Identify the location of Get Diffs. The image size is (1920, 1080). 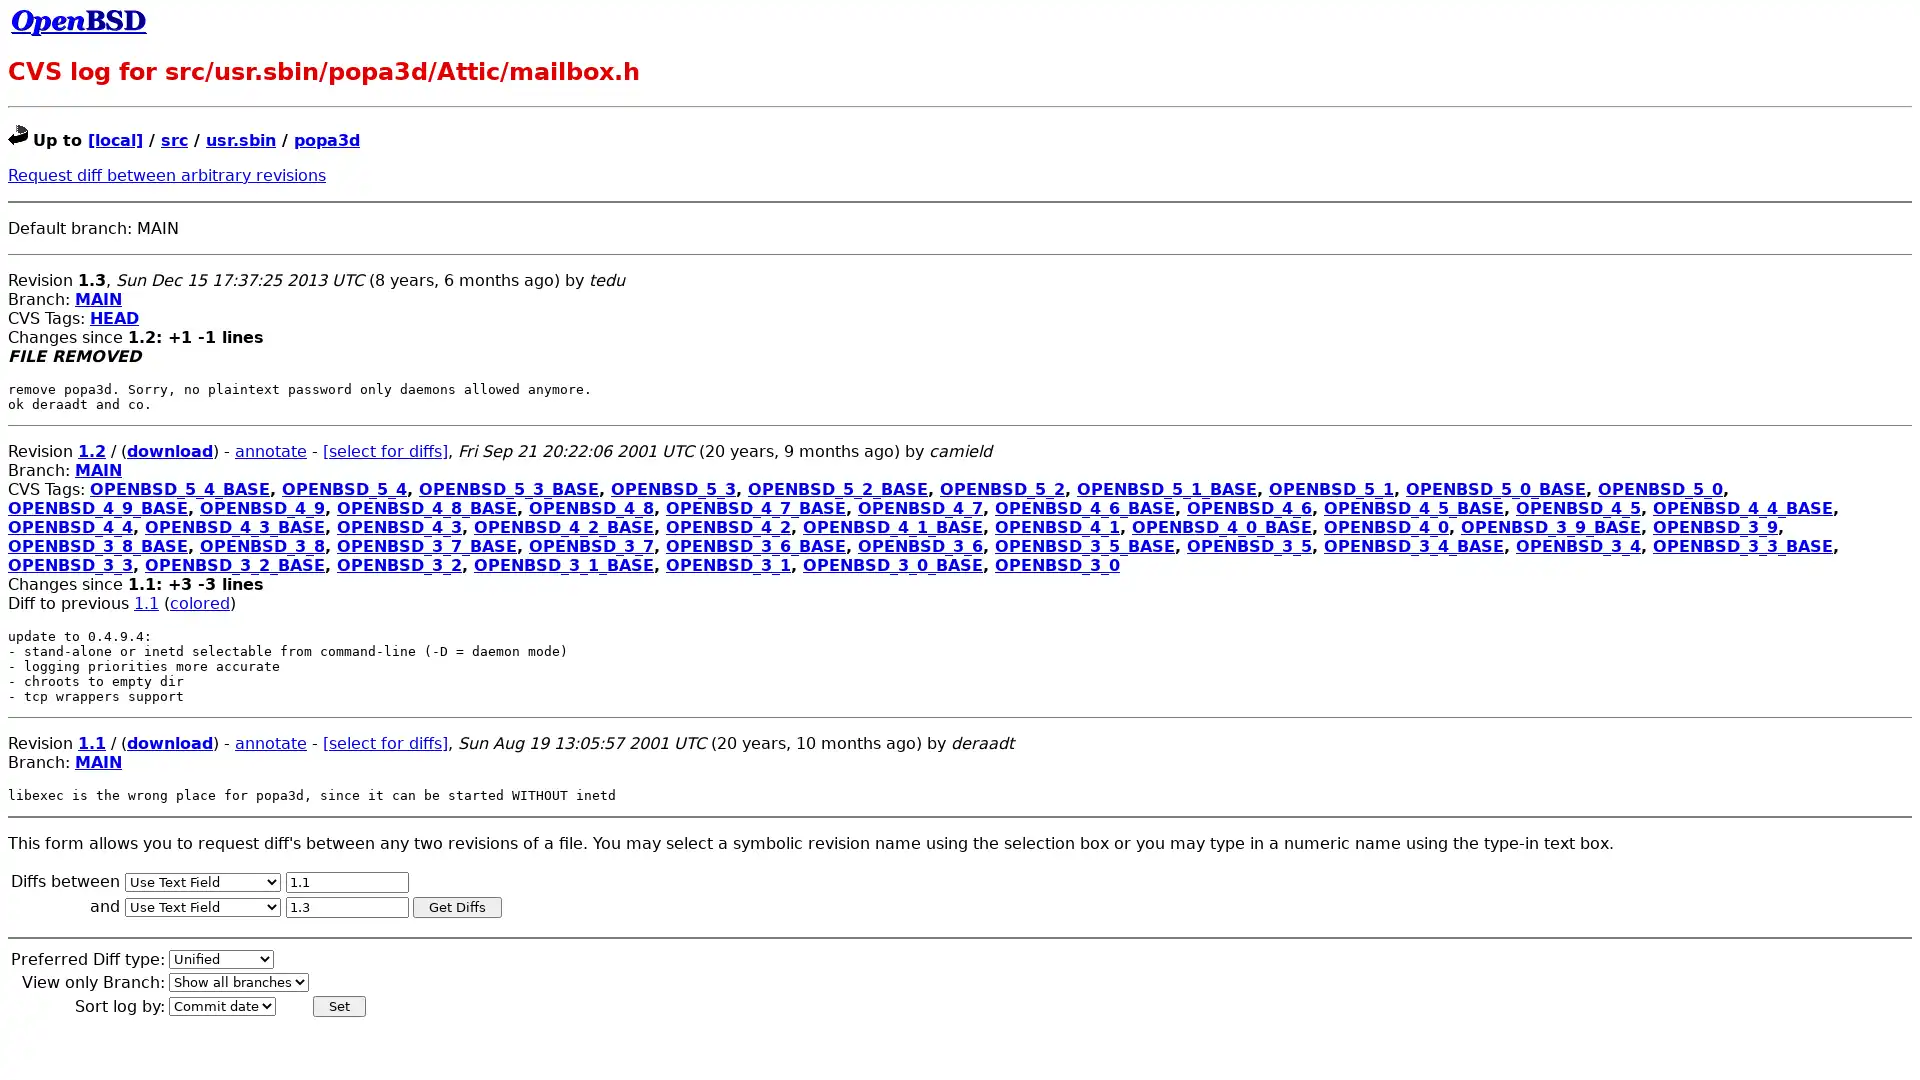
(456, 906).